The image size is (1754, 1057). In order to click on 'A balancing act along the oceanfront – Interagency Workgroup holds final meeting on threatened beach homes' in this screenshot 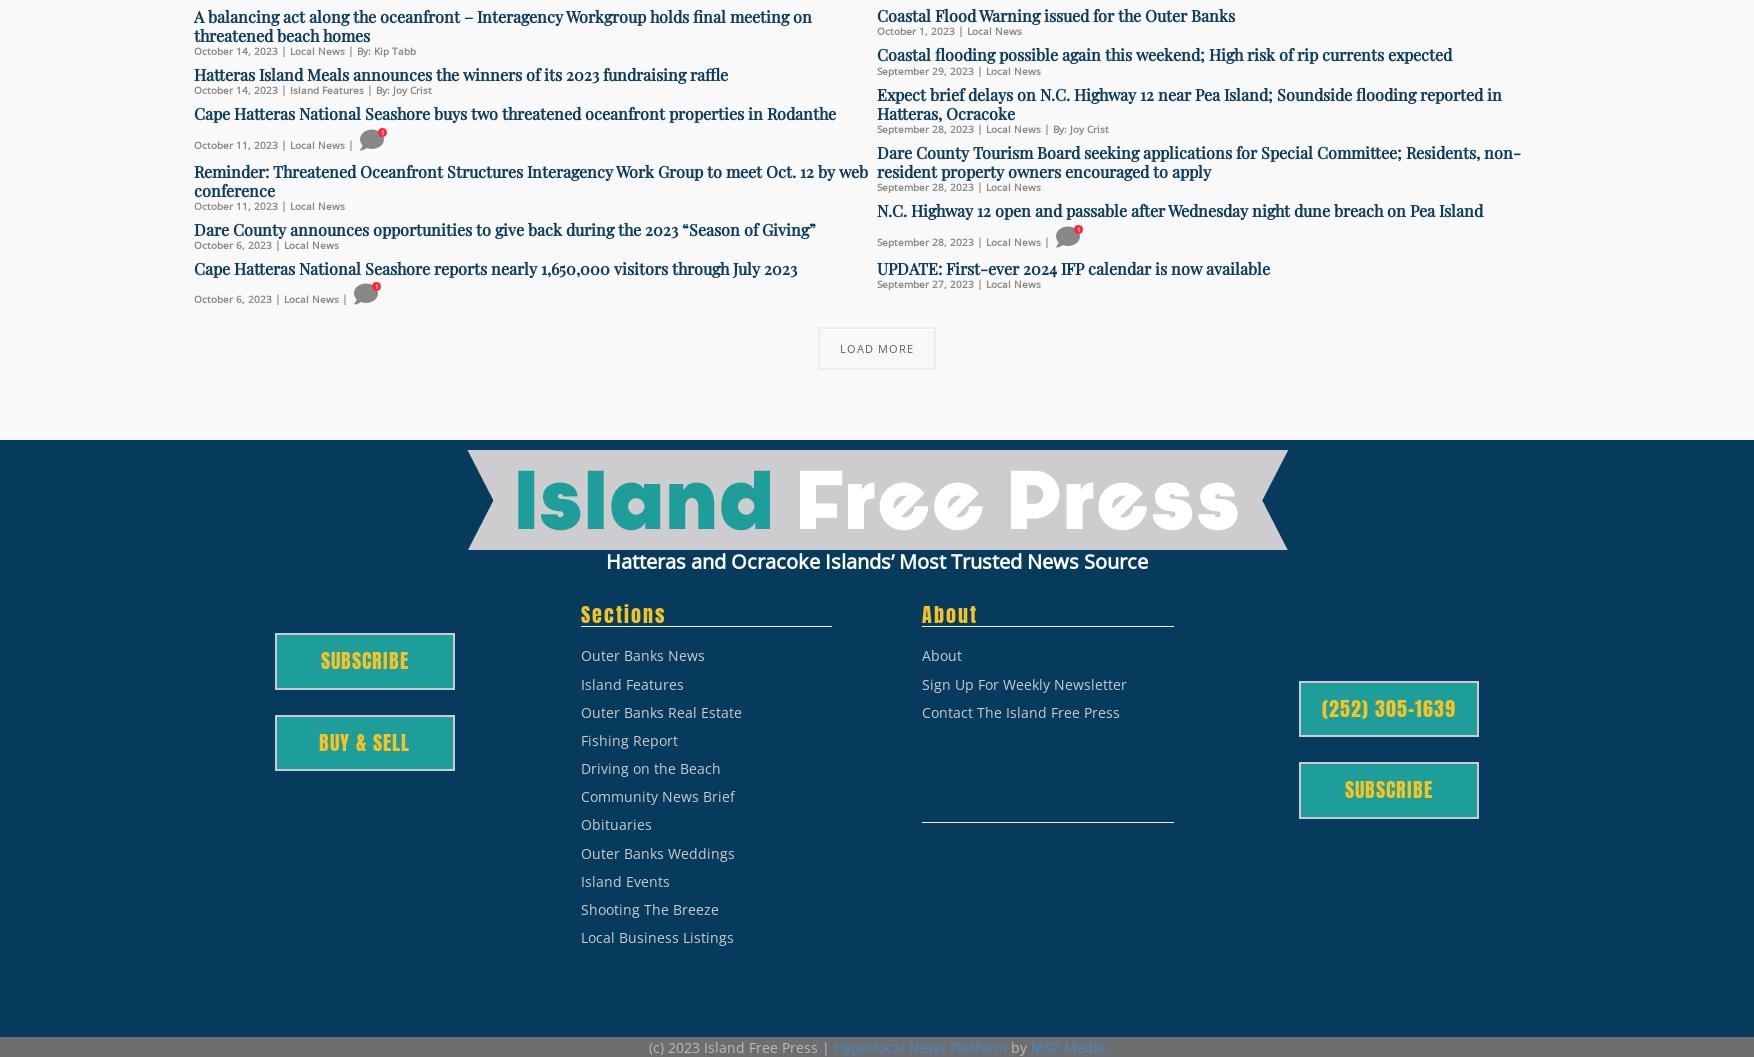, I will do `click(193, 25)`.